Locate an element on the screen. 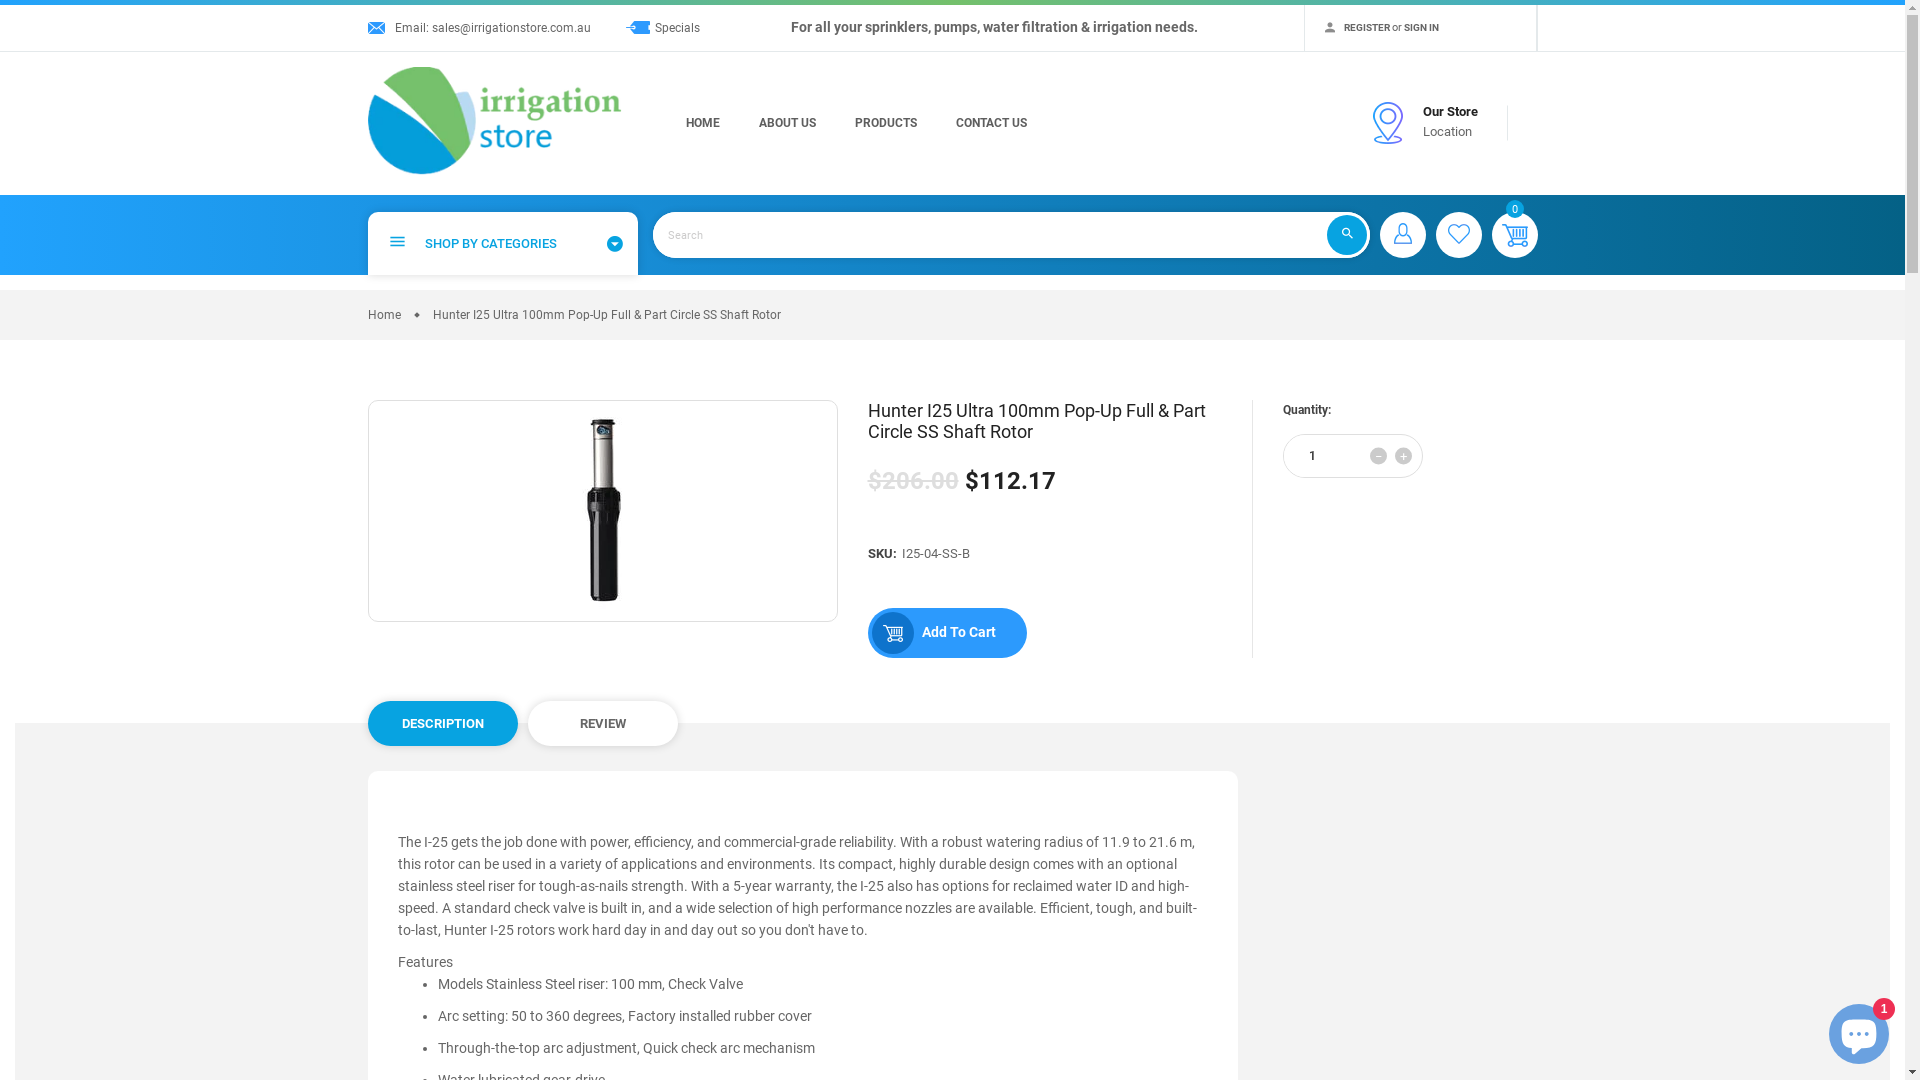 Image resolution: width=1920 pixels, height=1080 pixels. 'Add To Cart' is located at coordinates (946, 632).